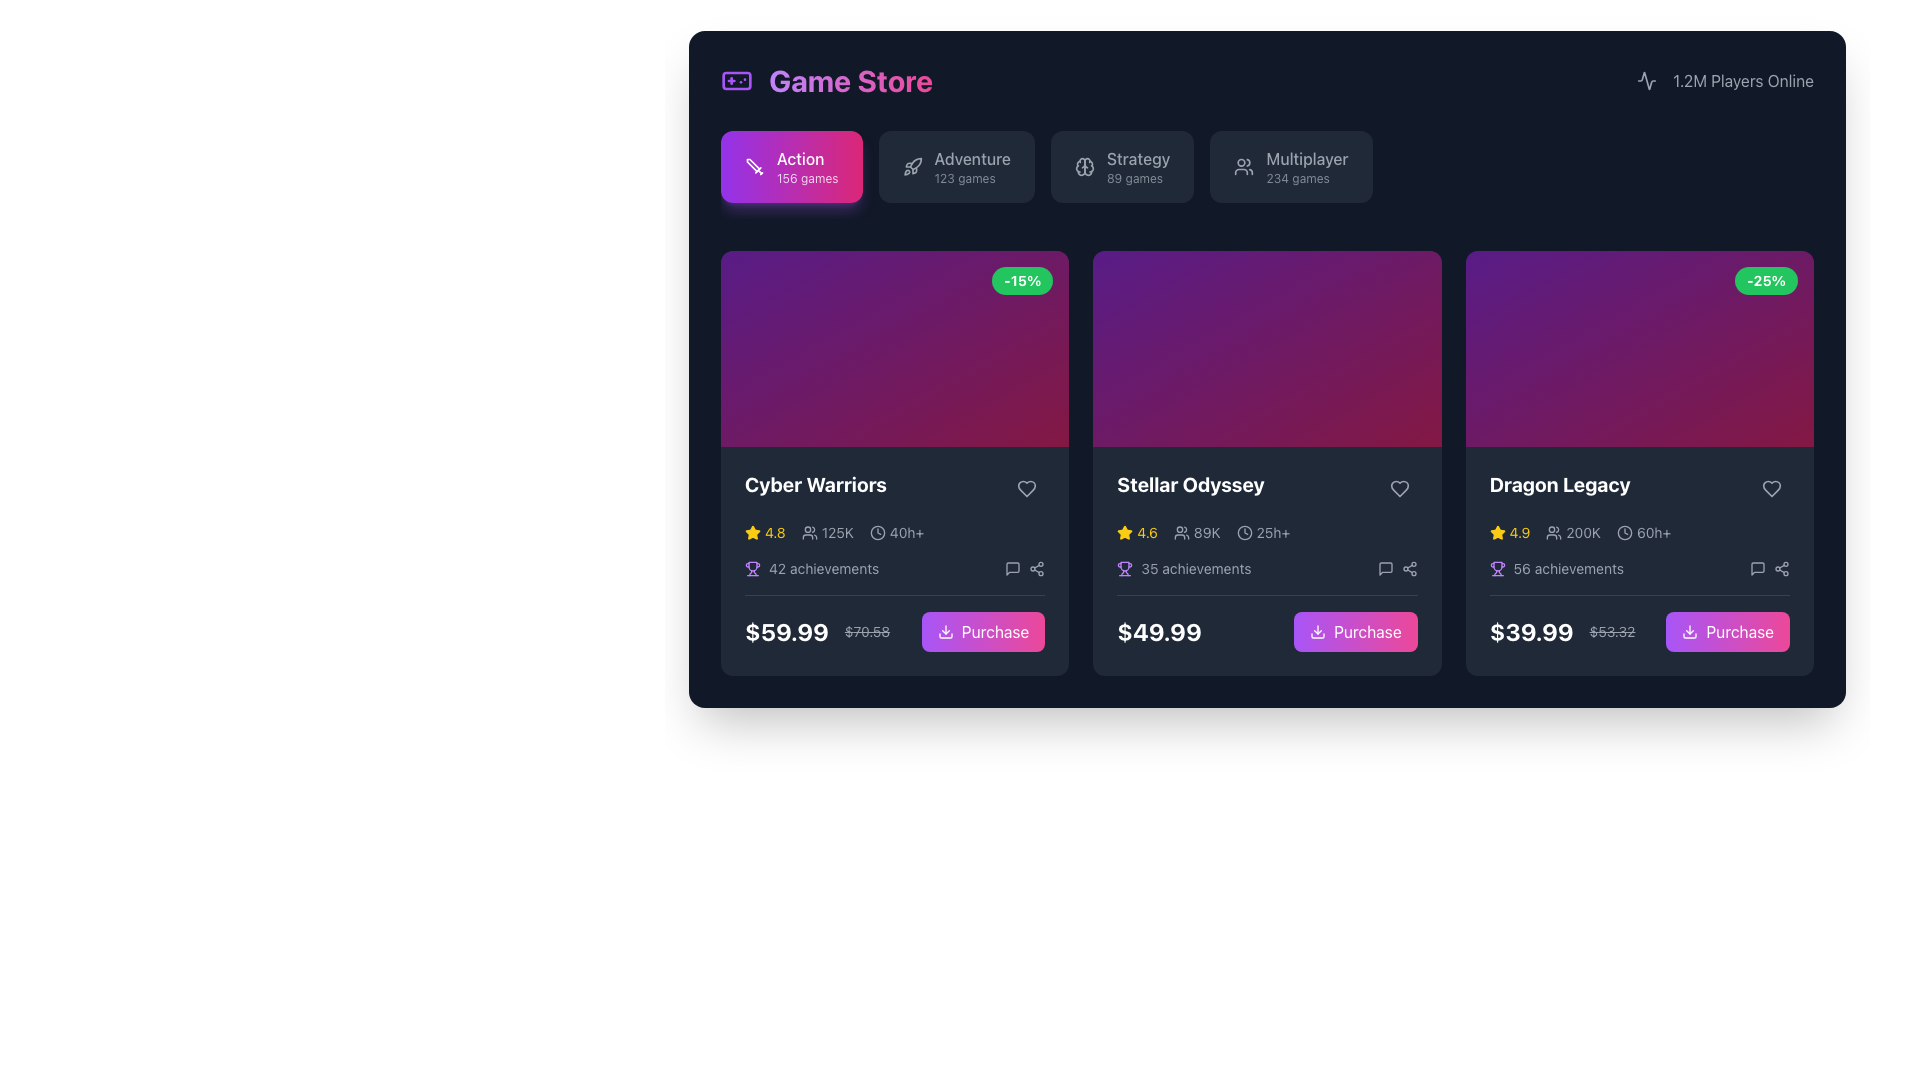 The height and width of the screenshot is (1080, 1920). I want to click on the 'favorite' button located in the bottom-right corner of the 'Cyber Warriors' game card to mark it as favorite or unlike, so click(1027, 489).